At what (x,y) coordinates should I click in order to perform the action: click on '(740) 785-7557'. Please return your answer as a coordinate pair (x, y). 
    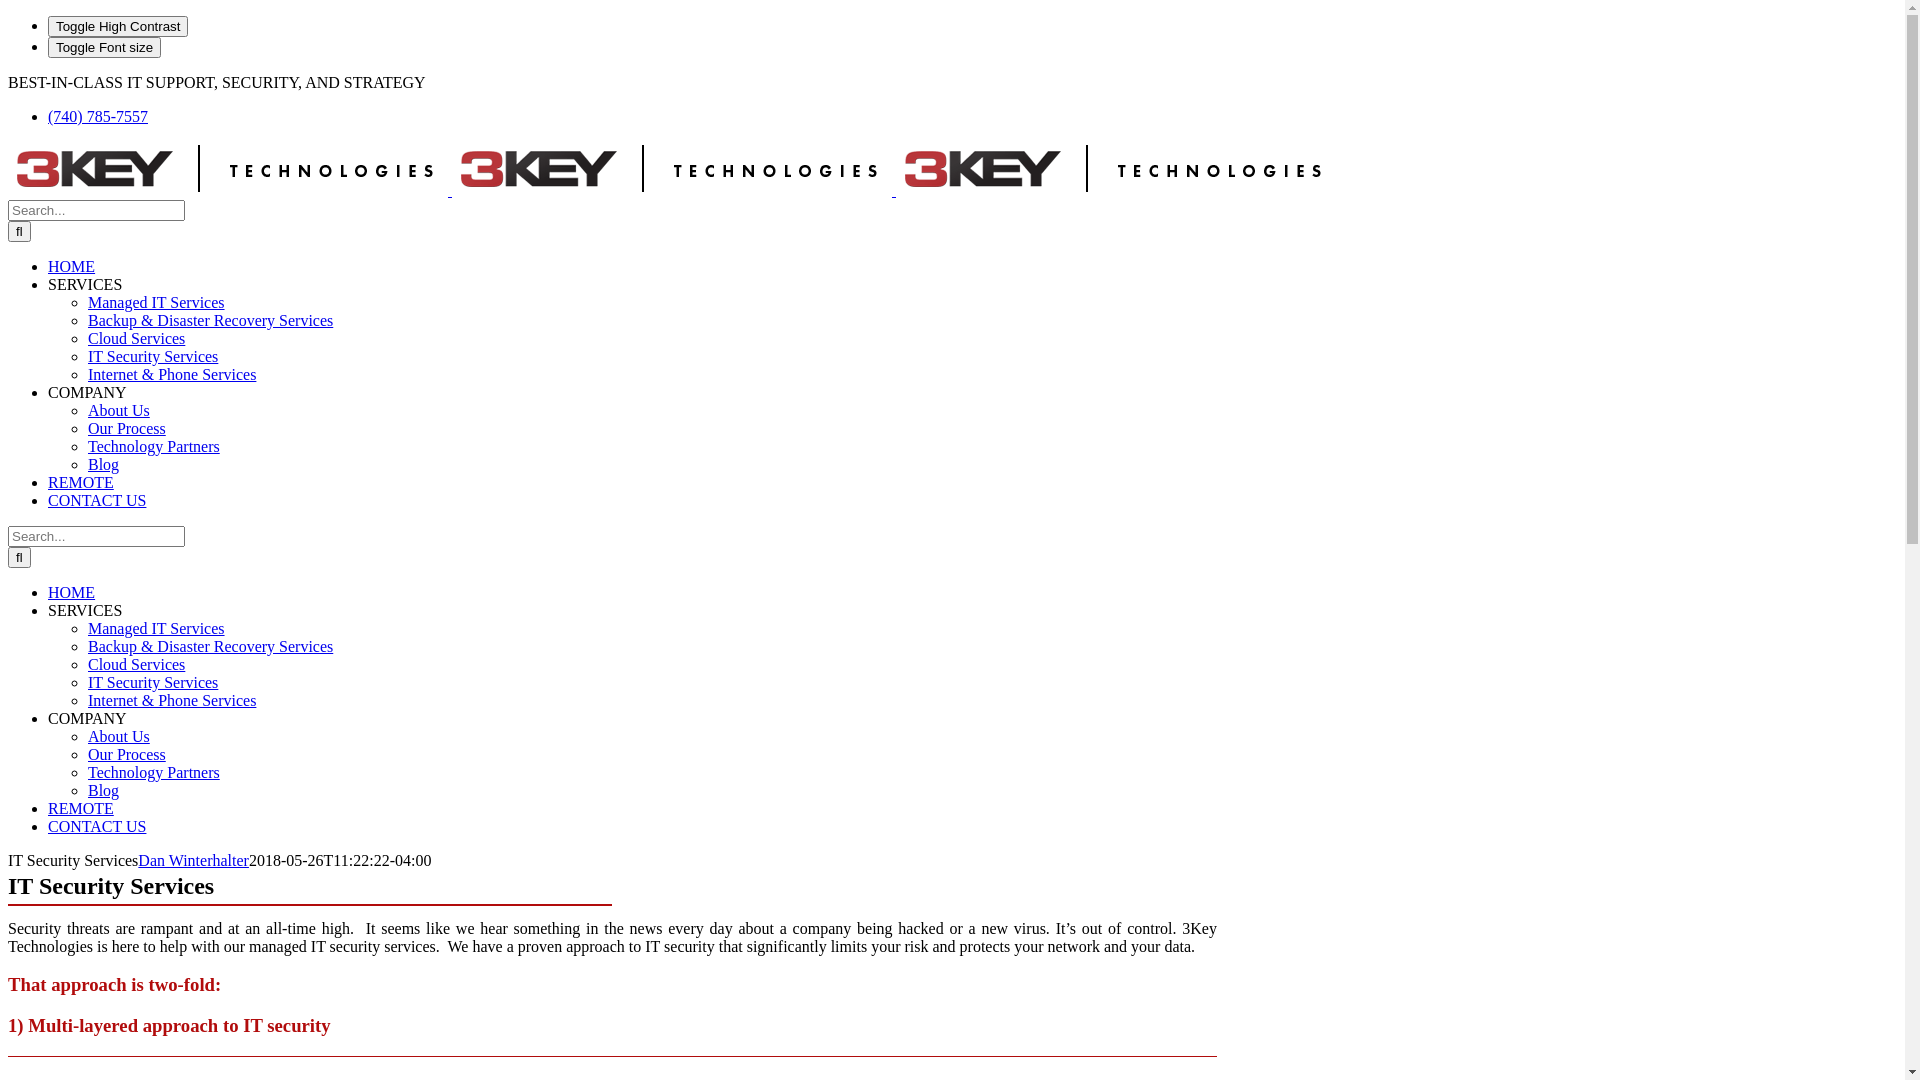
    Looking at the image, I should click on (96, 116).